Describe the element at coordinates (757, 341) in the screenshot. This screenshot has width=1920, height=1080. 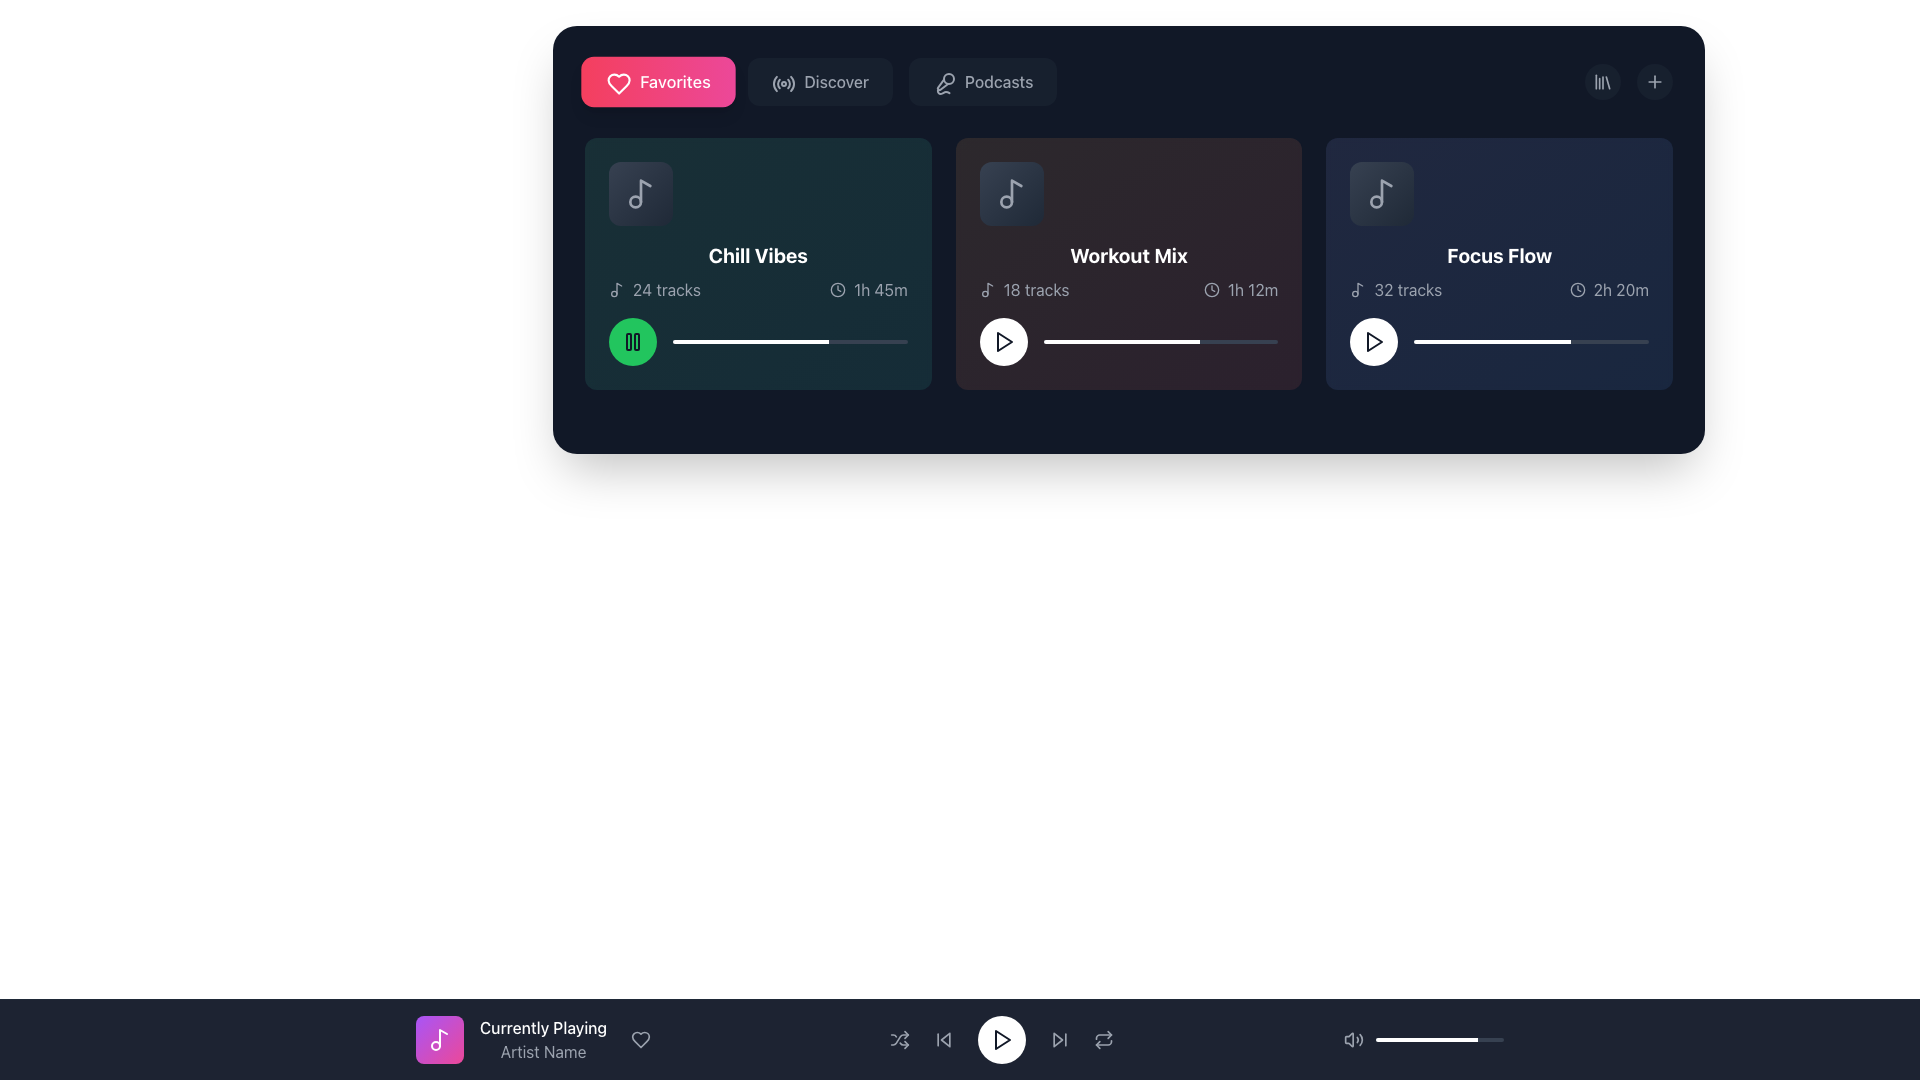
I see `the progress bar located at the bottom of the 'Chill Vibes' card to jump to a specific playback position` at that location.